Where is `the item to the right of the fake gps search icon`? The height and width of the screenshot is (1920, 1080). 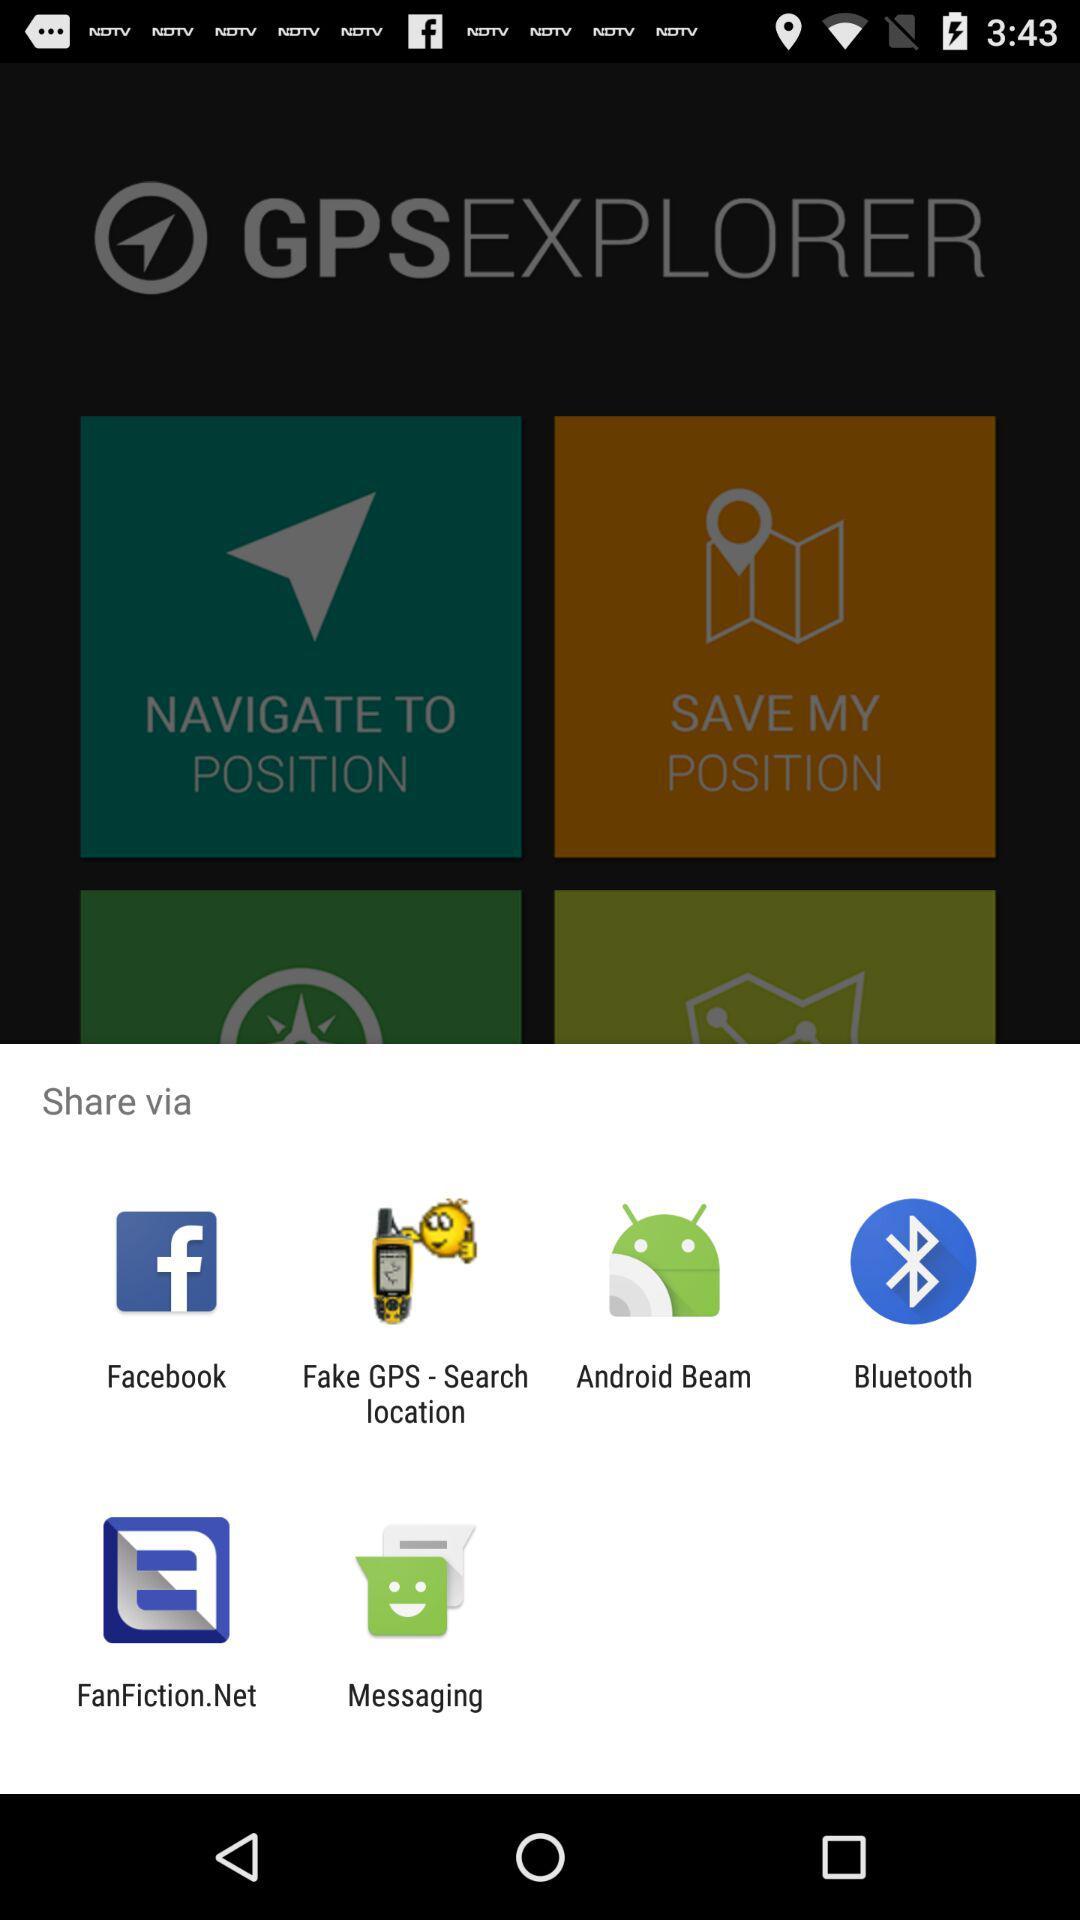 the item to the right of the fake gps search icon is located at coordinates (664, 1392).